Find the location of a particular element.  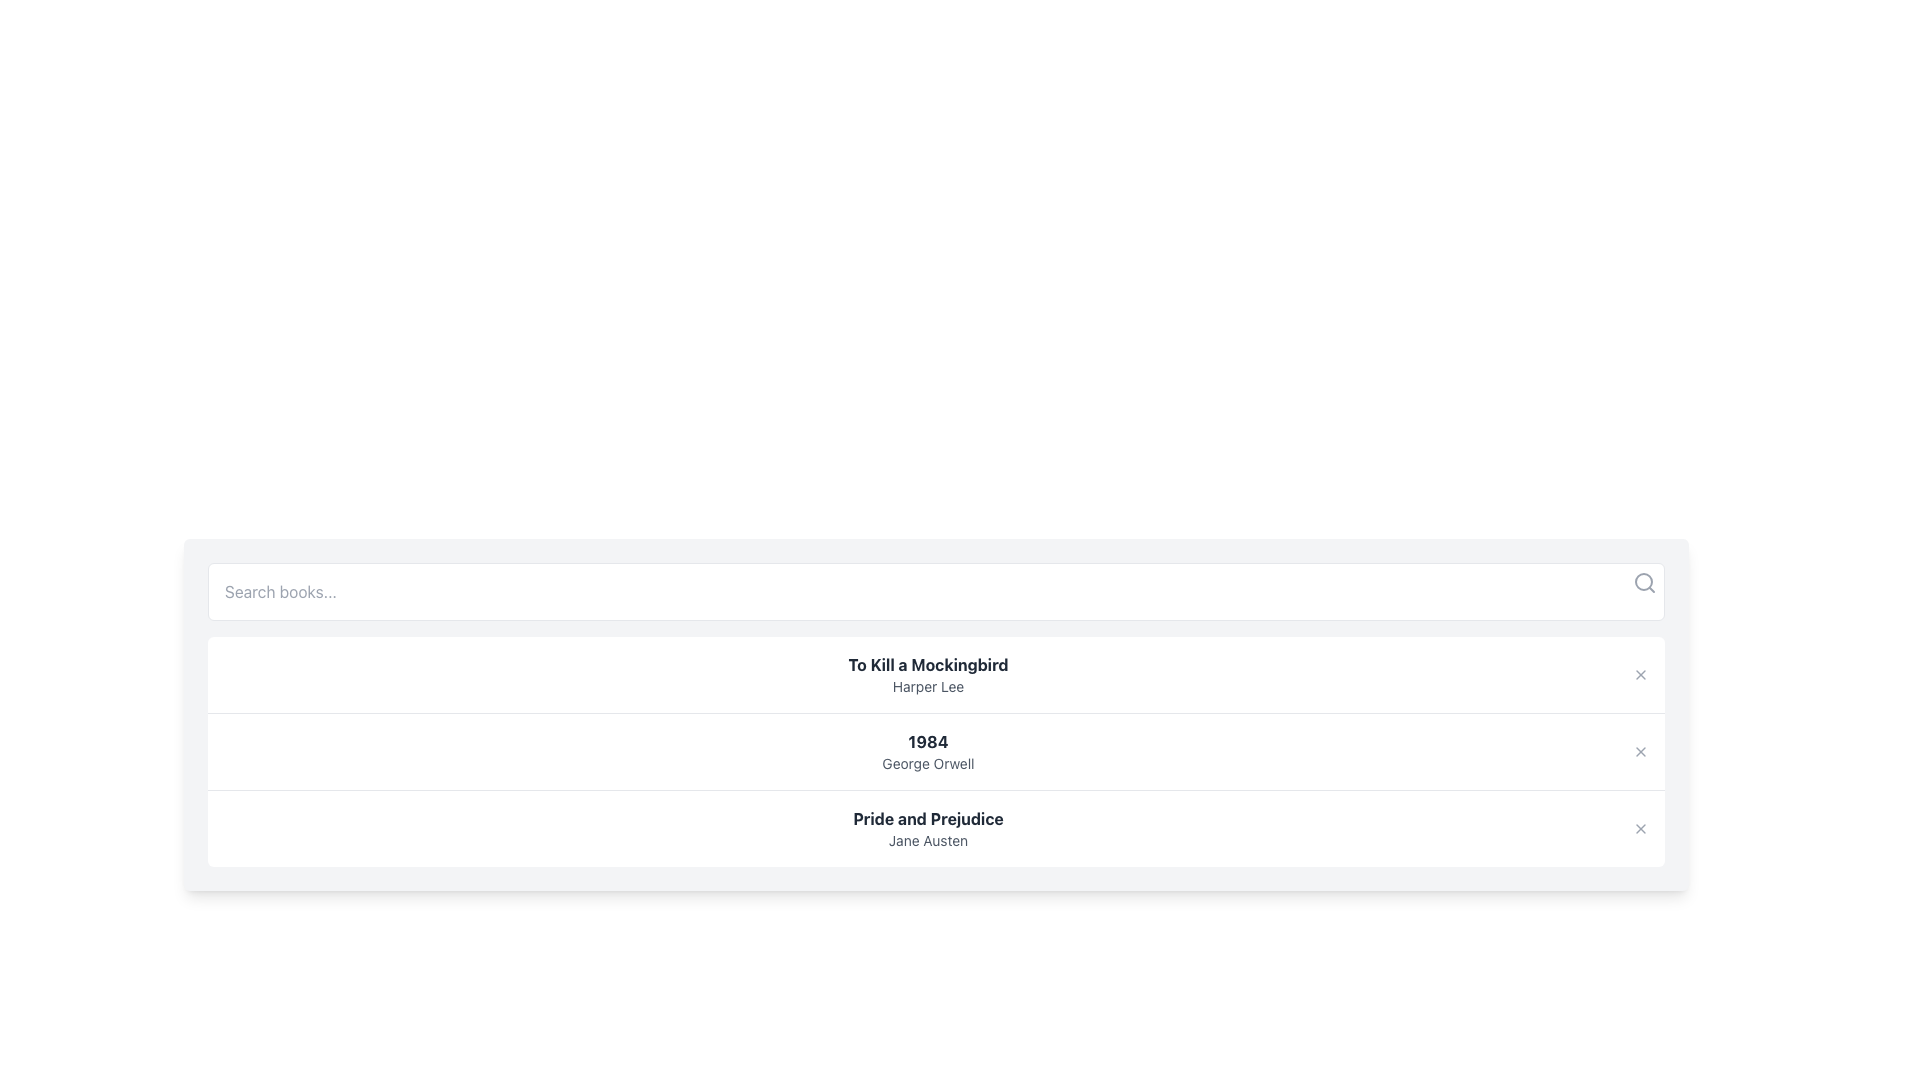

the first List Item representing the book 'To Kill a Mockingbird' by Harper Lee is located at coordinates (935, 675).